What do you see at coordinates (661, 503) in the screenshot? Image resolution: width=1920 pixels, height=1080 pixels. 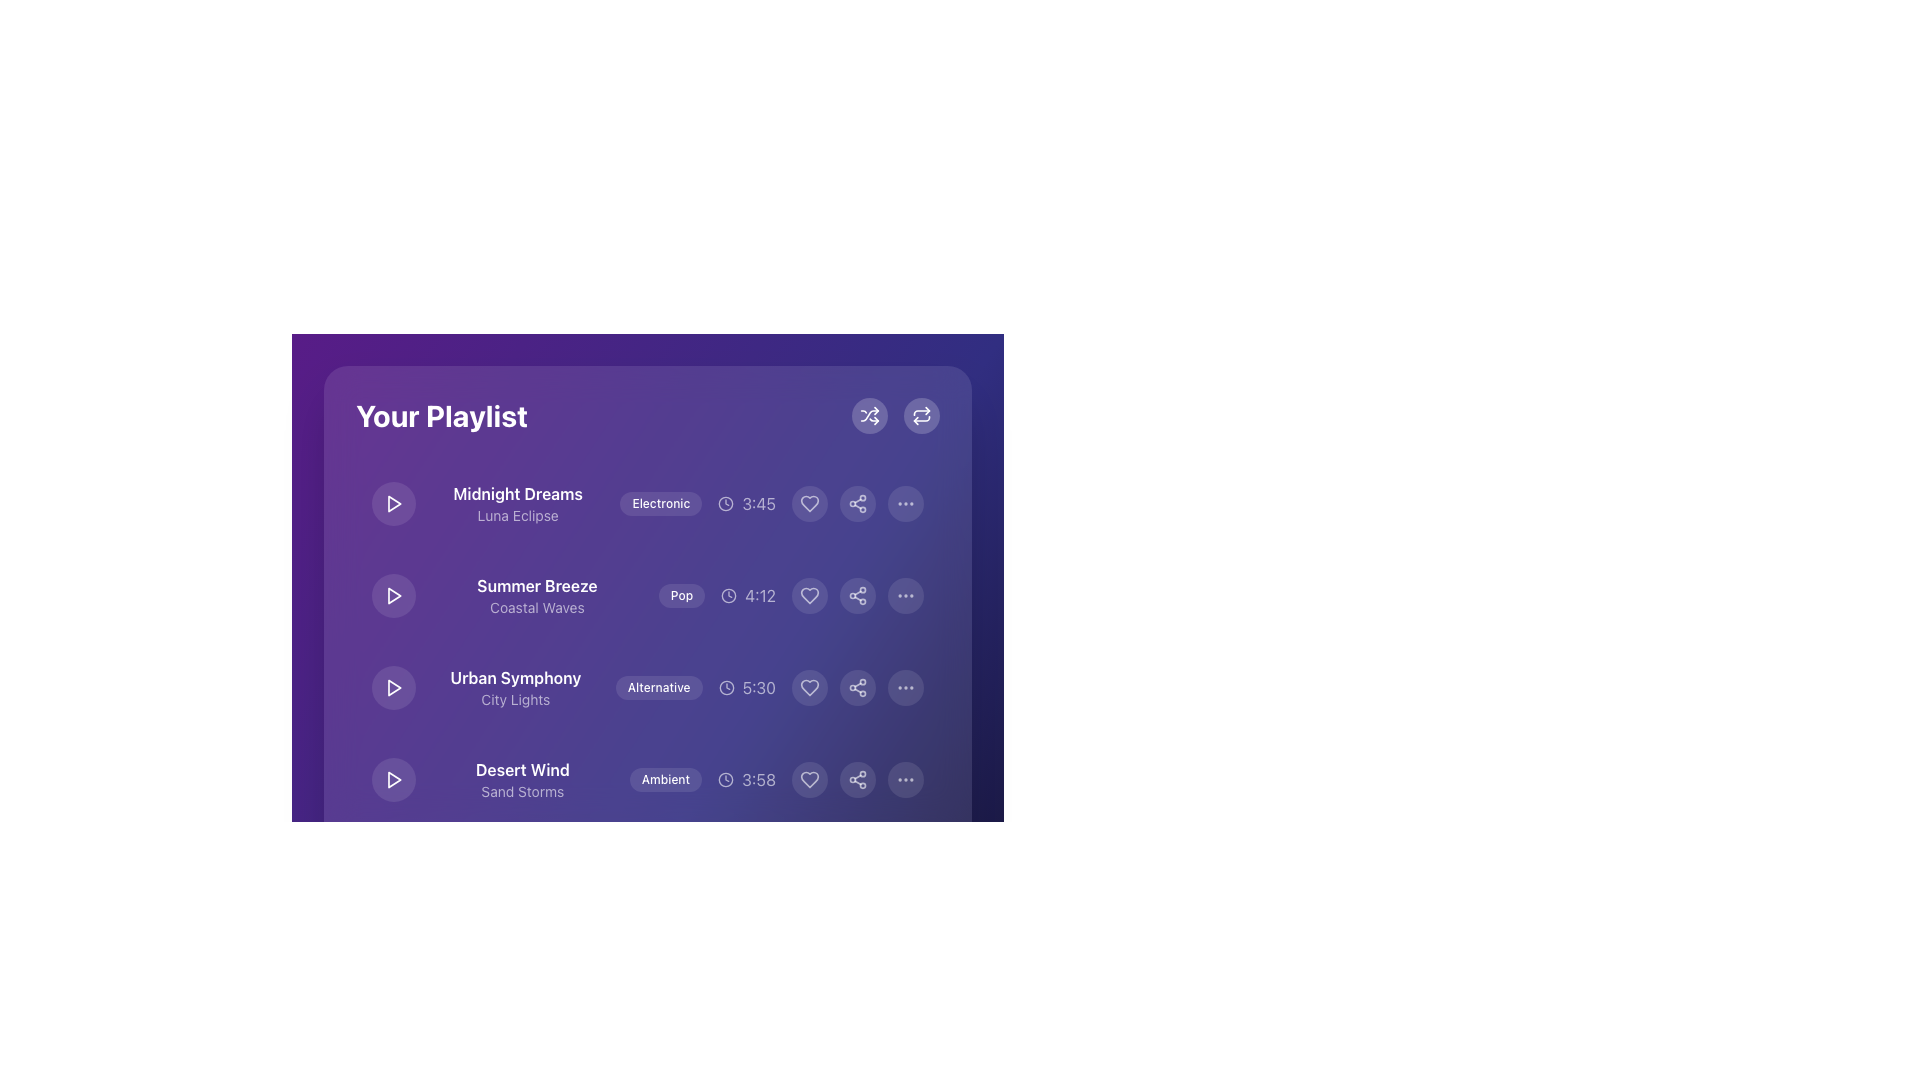 I see `the genre tag indicating that the song 'Midnight Dreams' belongs to the 'Electronic' genre, which is located to the right of the song's title and artist information` at bounding box center [661, 503].